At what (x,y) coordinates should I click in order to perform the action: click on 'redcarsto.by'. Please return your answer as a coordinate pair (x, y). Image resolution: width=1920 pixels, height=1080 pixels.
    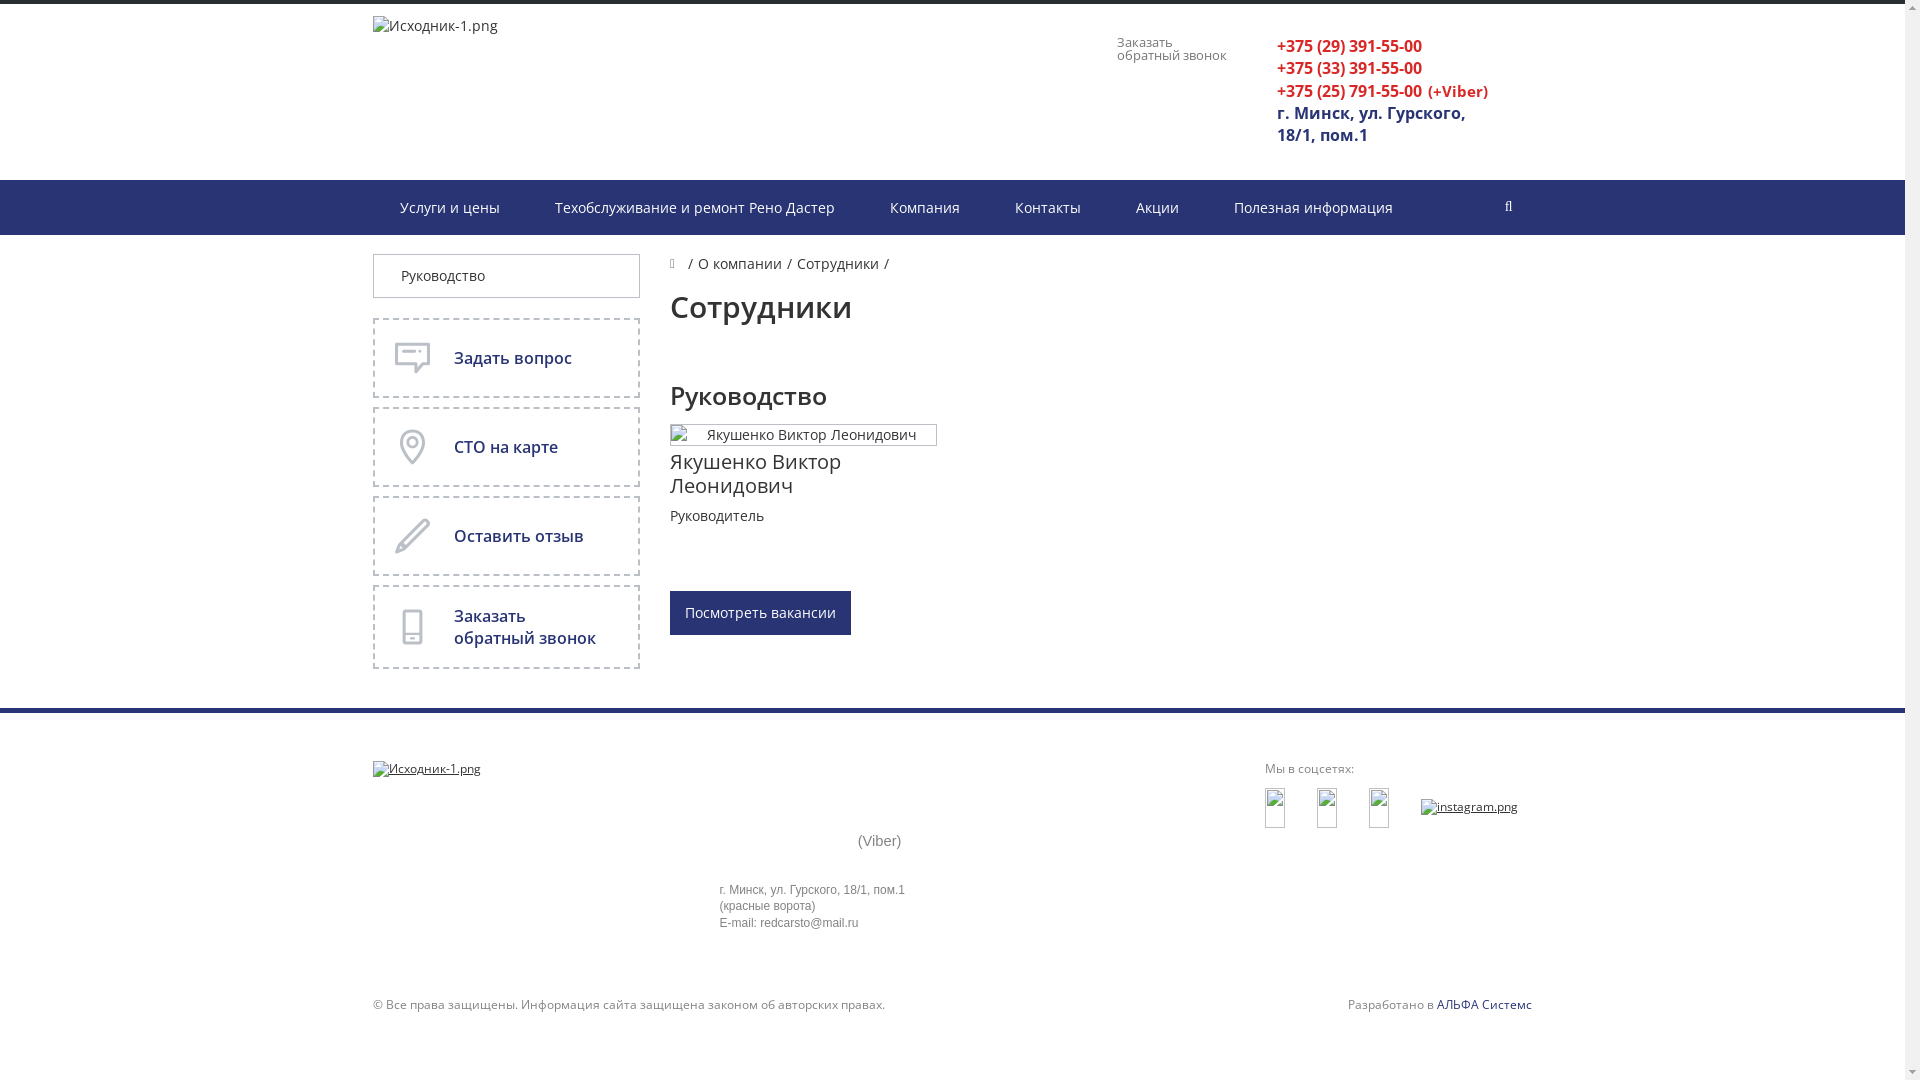
    Looking at the image, I should click on (425, 768).